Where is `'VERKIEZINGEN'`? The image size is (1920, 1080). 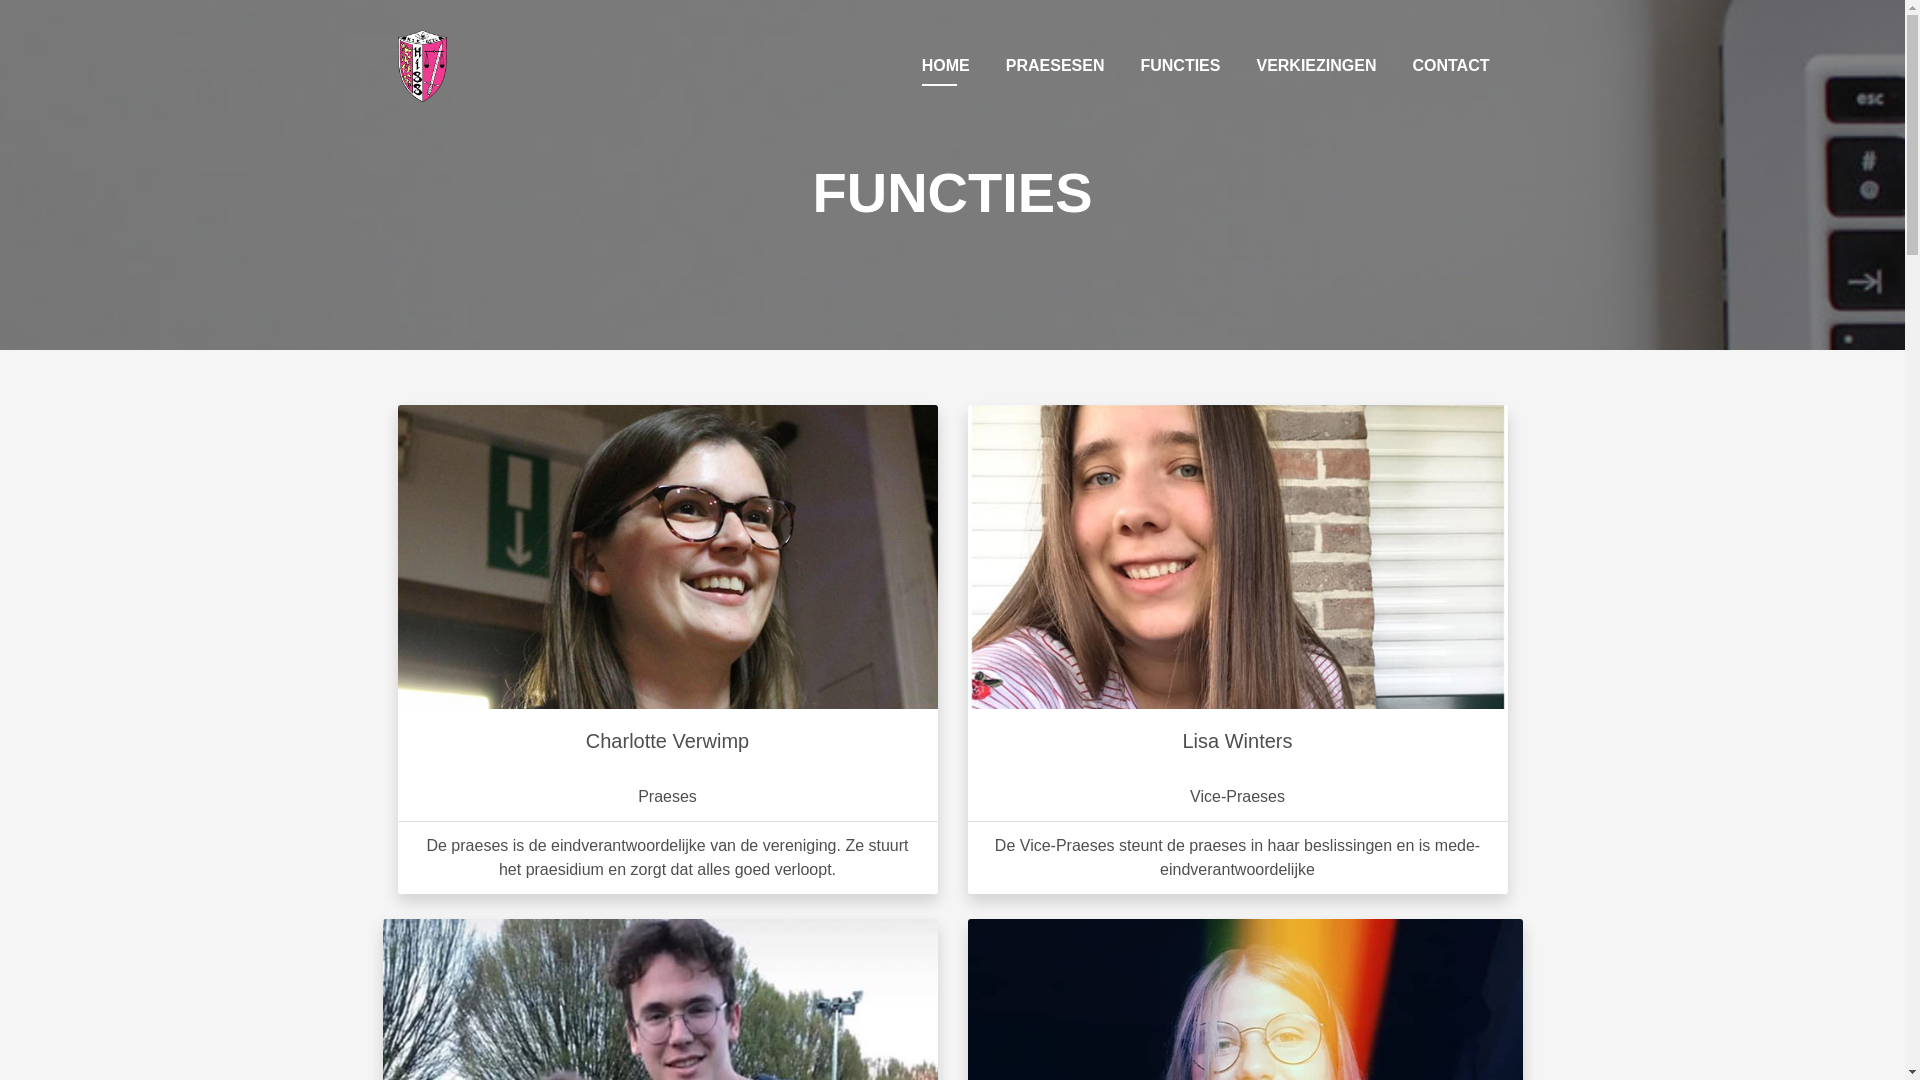
'VERKIEZINGEN' is located at coordinates (1315, 64).